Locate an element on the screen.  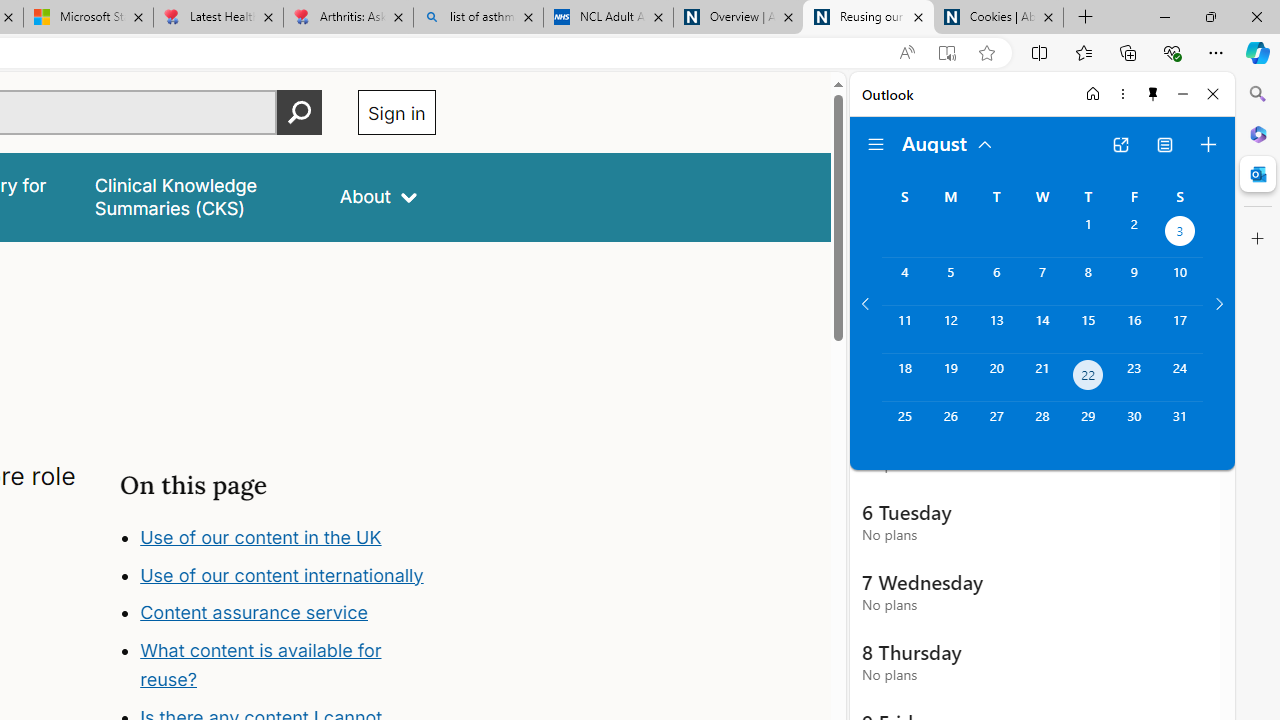
'What content is available for reuse?' is located at coordinates (259, 665).